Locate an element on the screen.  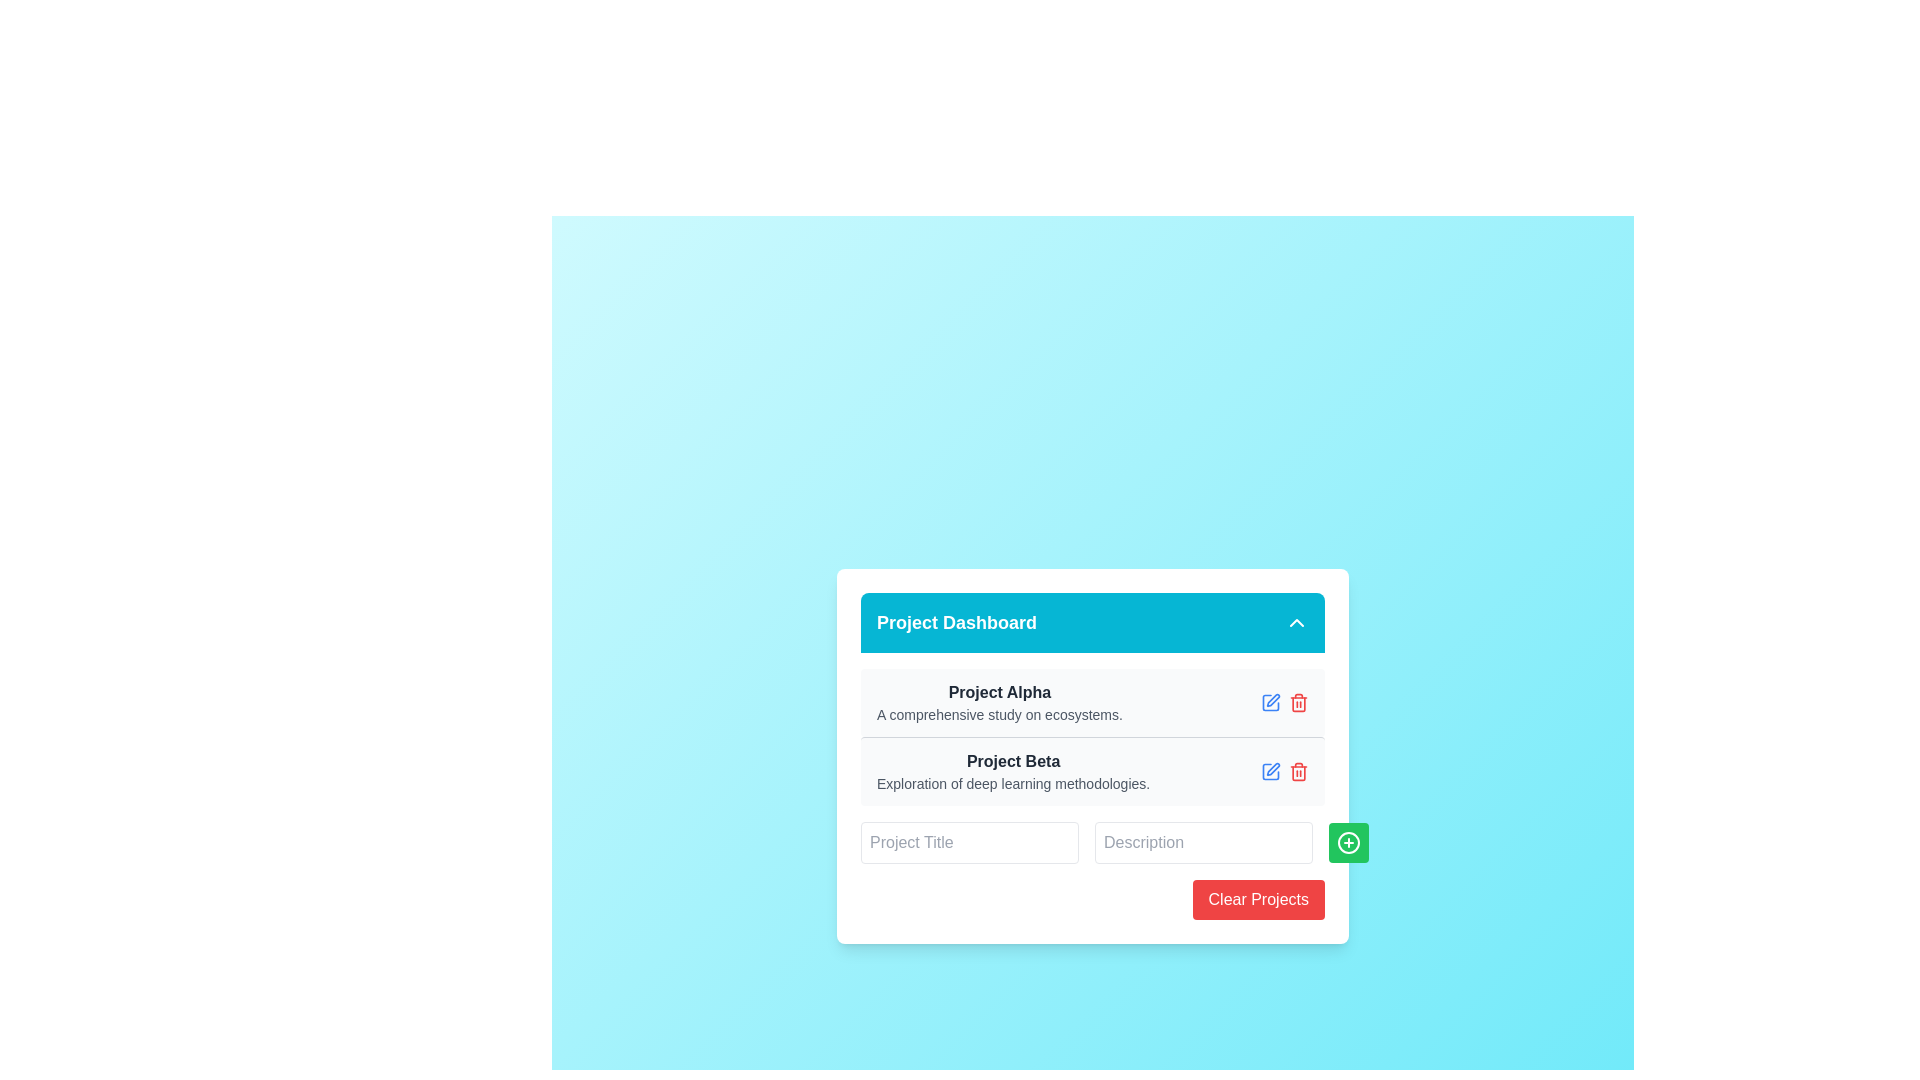
the pencil-like edit icon located in the center-right section of the 'Project Beta' entry row is located at coordinates (1272, 767).